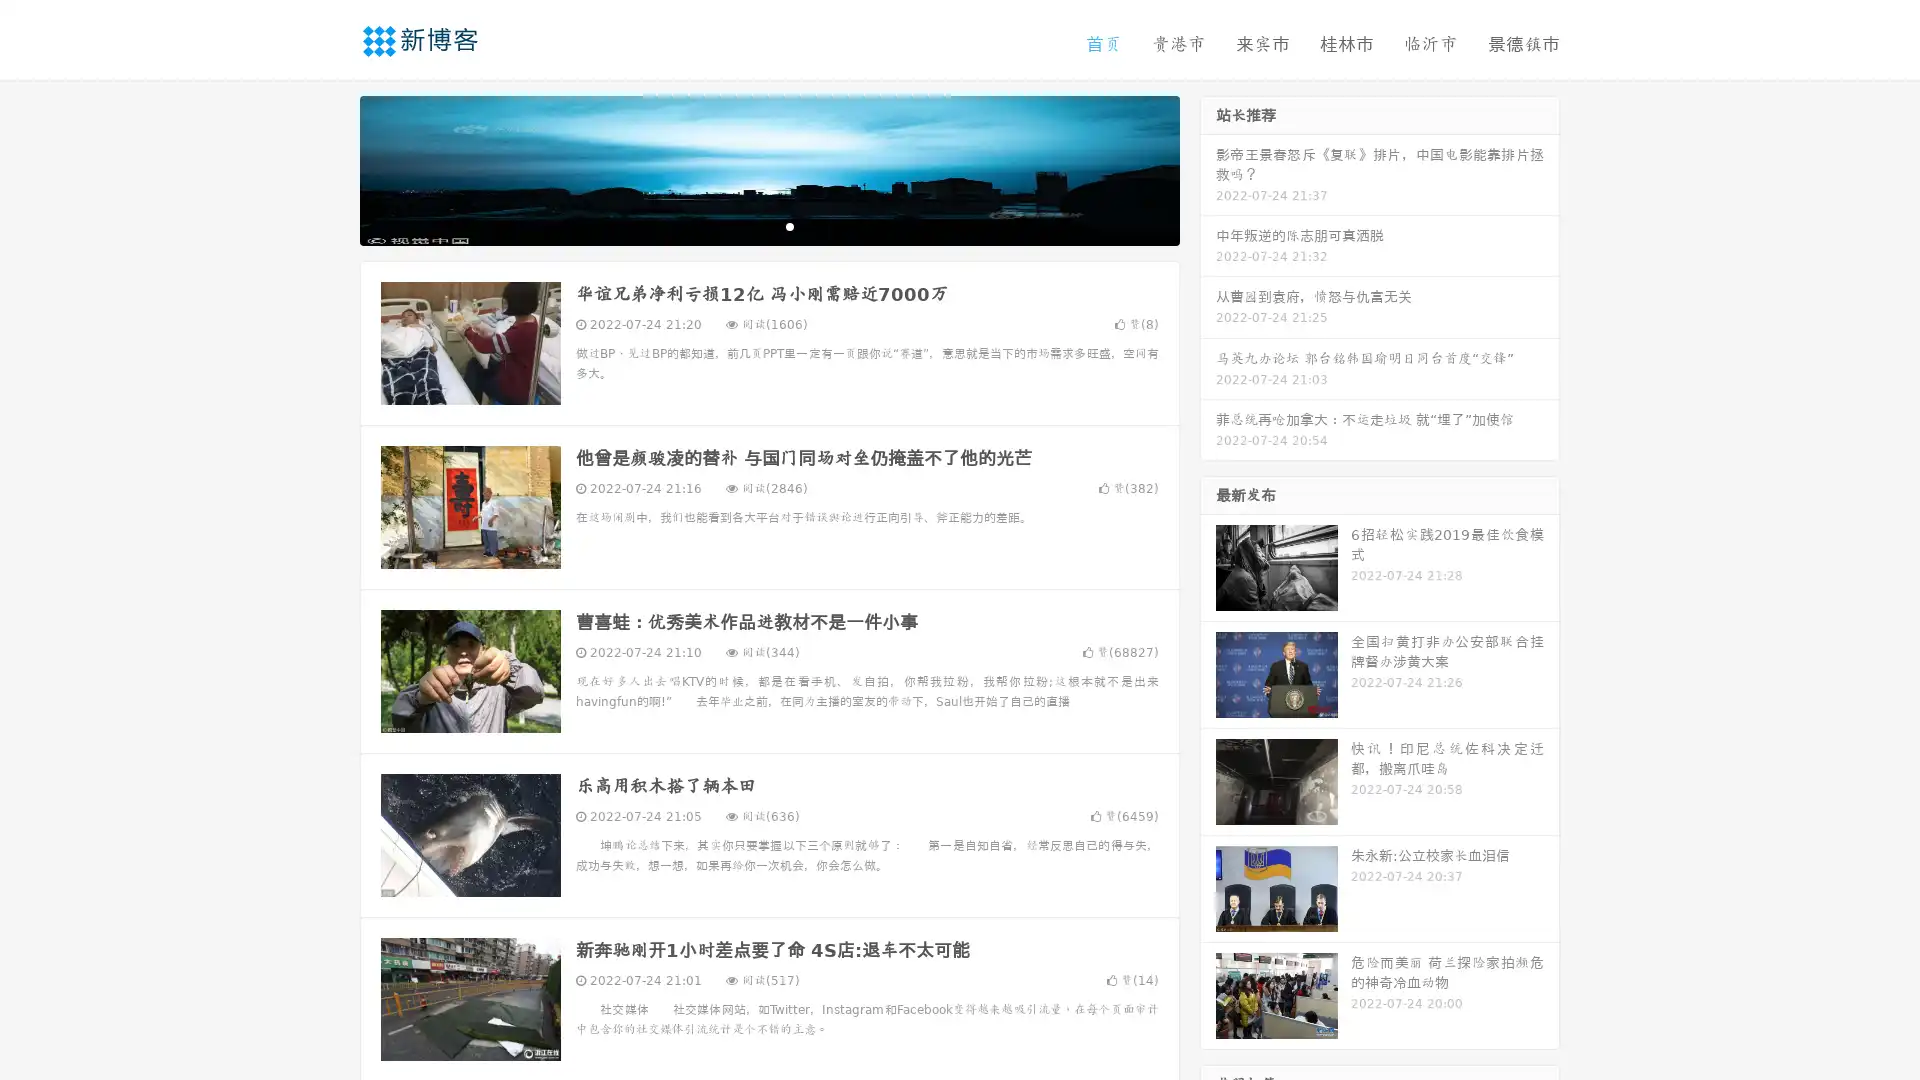 This screenshot has width=1920, height=1080. Describe the element at coordinates (748, 225) in the screenshot. I see `Go to slide 1` at that location.